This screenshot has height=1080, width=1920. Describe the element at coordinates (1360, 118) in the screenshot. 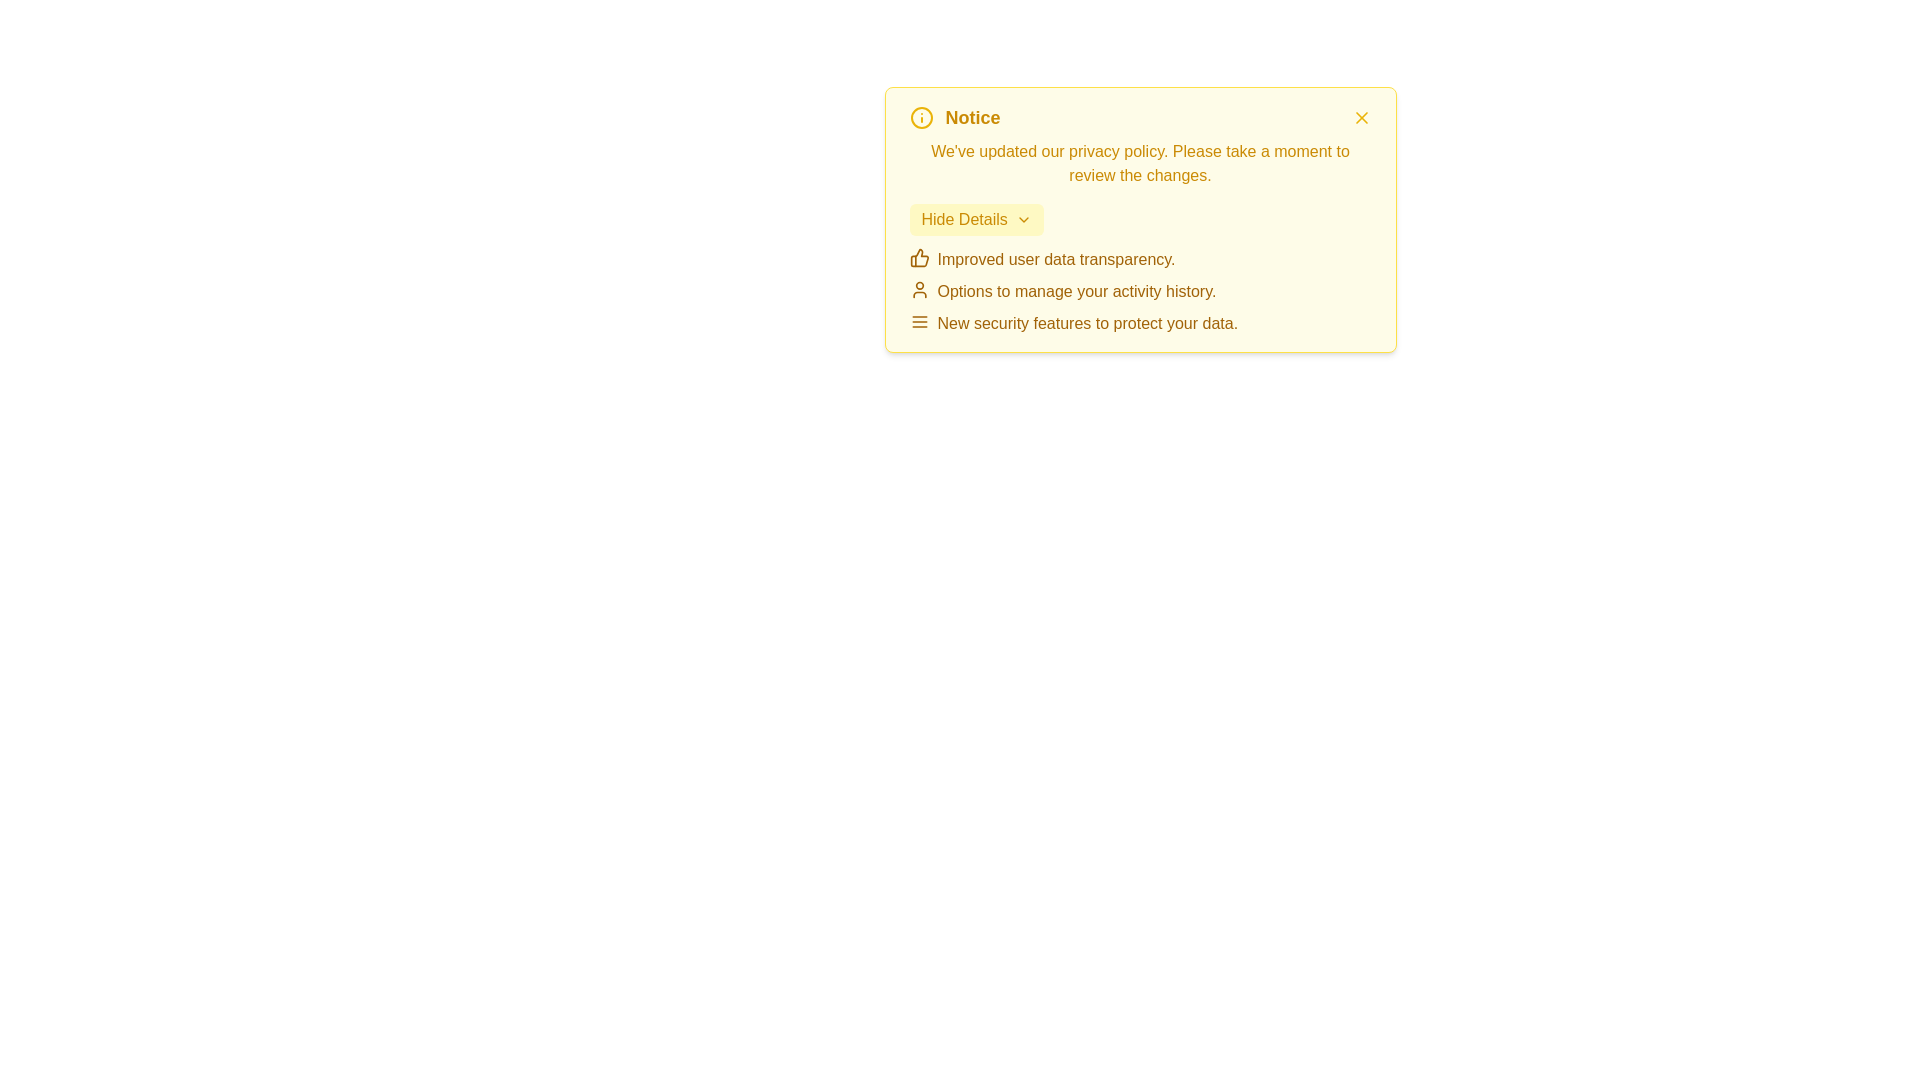

I see `the close button located at the top-right corner of the notice box, adjacent to the title 'Notice'` at that location.